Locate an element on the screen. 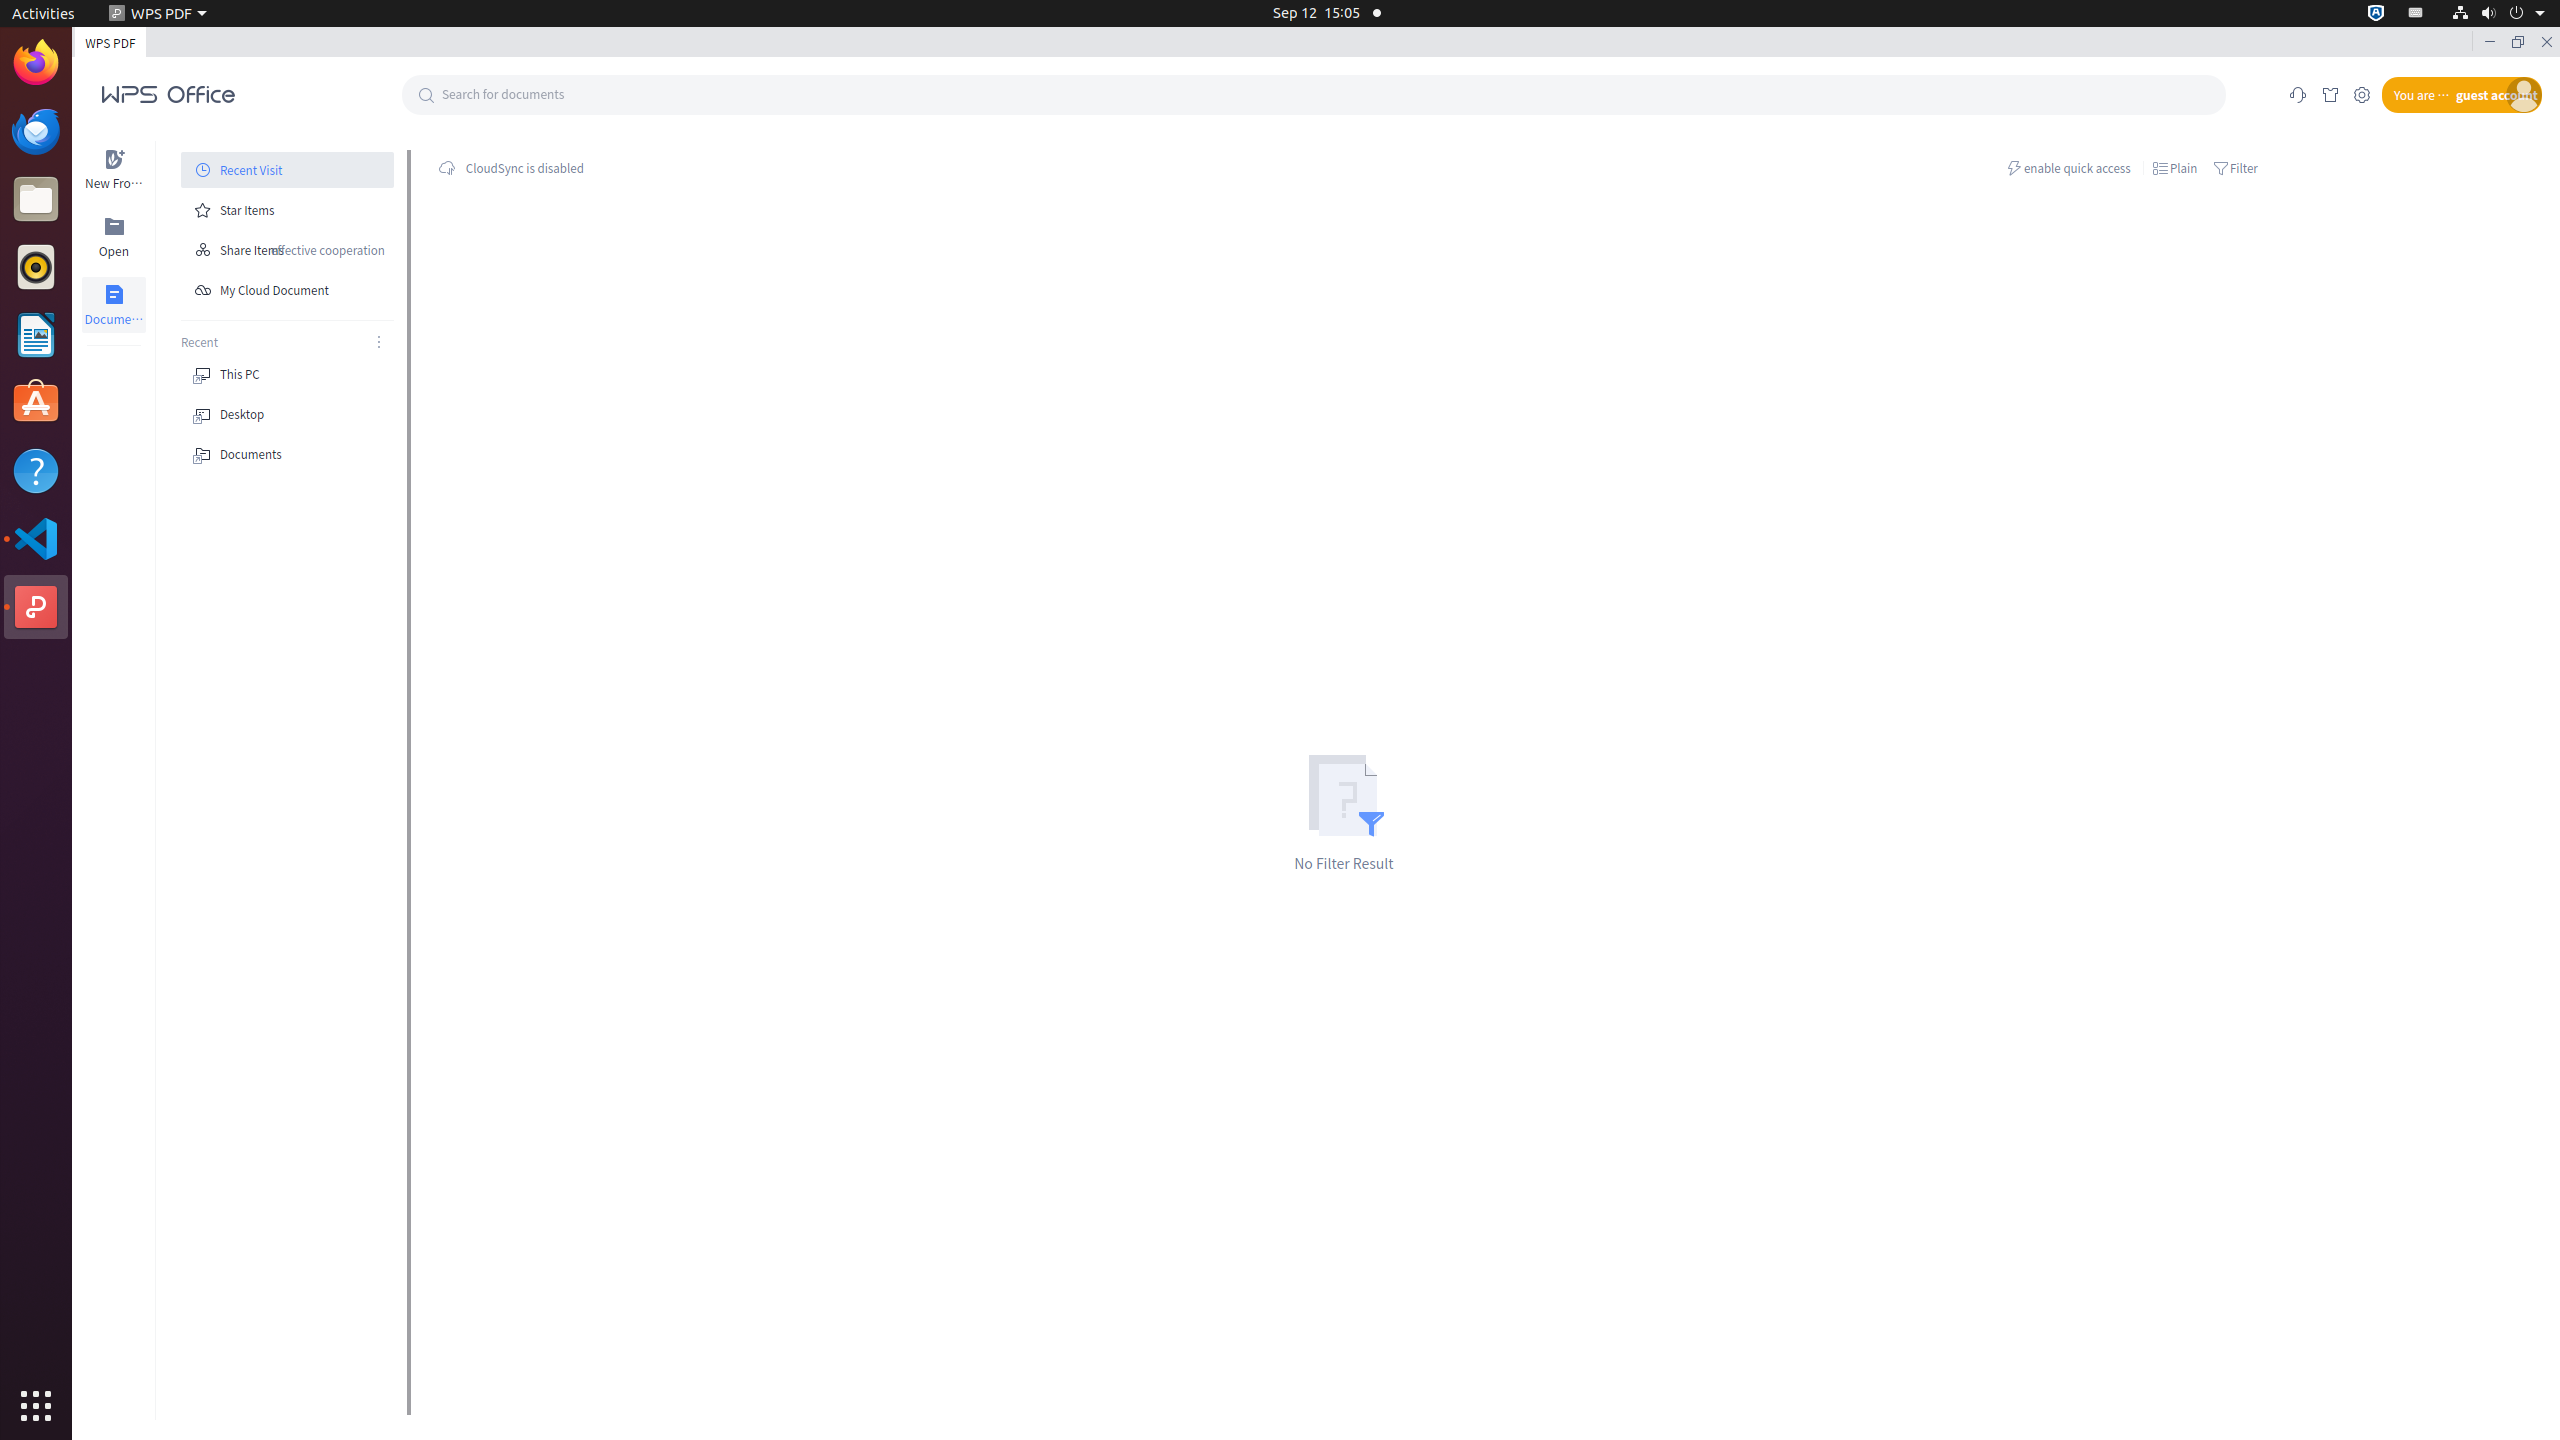 This screenshot has height=1440, width=2560. 'WPS PDF' is located at coordinates (156, 12).